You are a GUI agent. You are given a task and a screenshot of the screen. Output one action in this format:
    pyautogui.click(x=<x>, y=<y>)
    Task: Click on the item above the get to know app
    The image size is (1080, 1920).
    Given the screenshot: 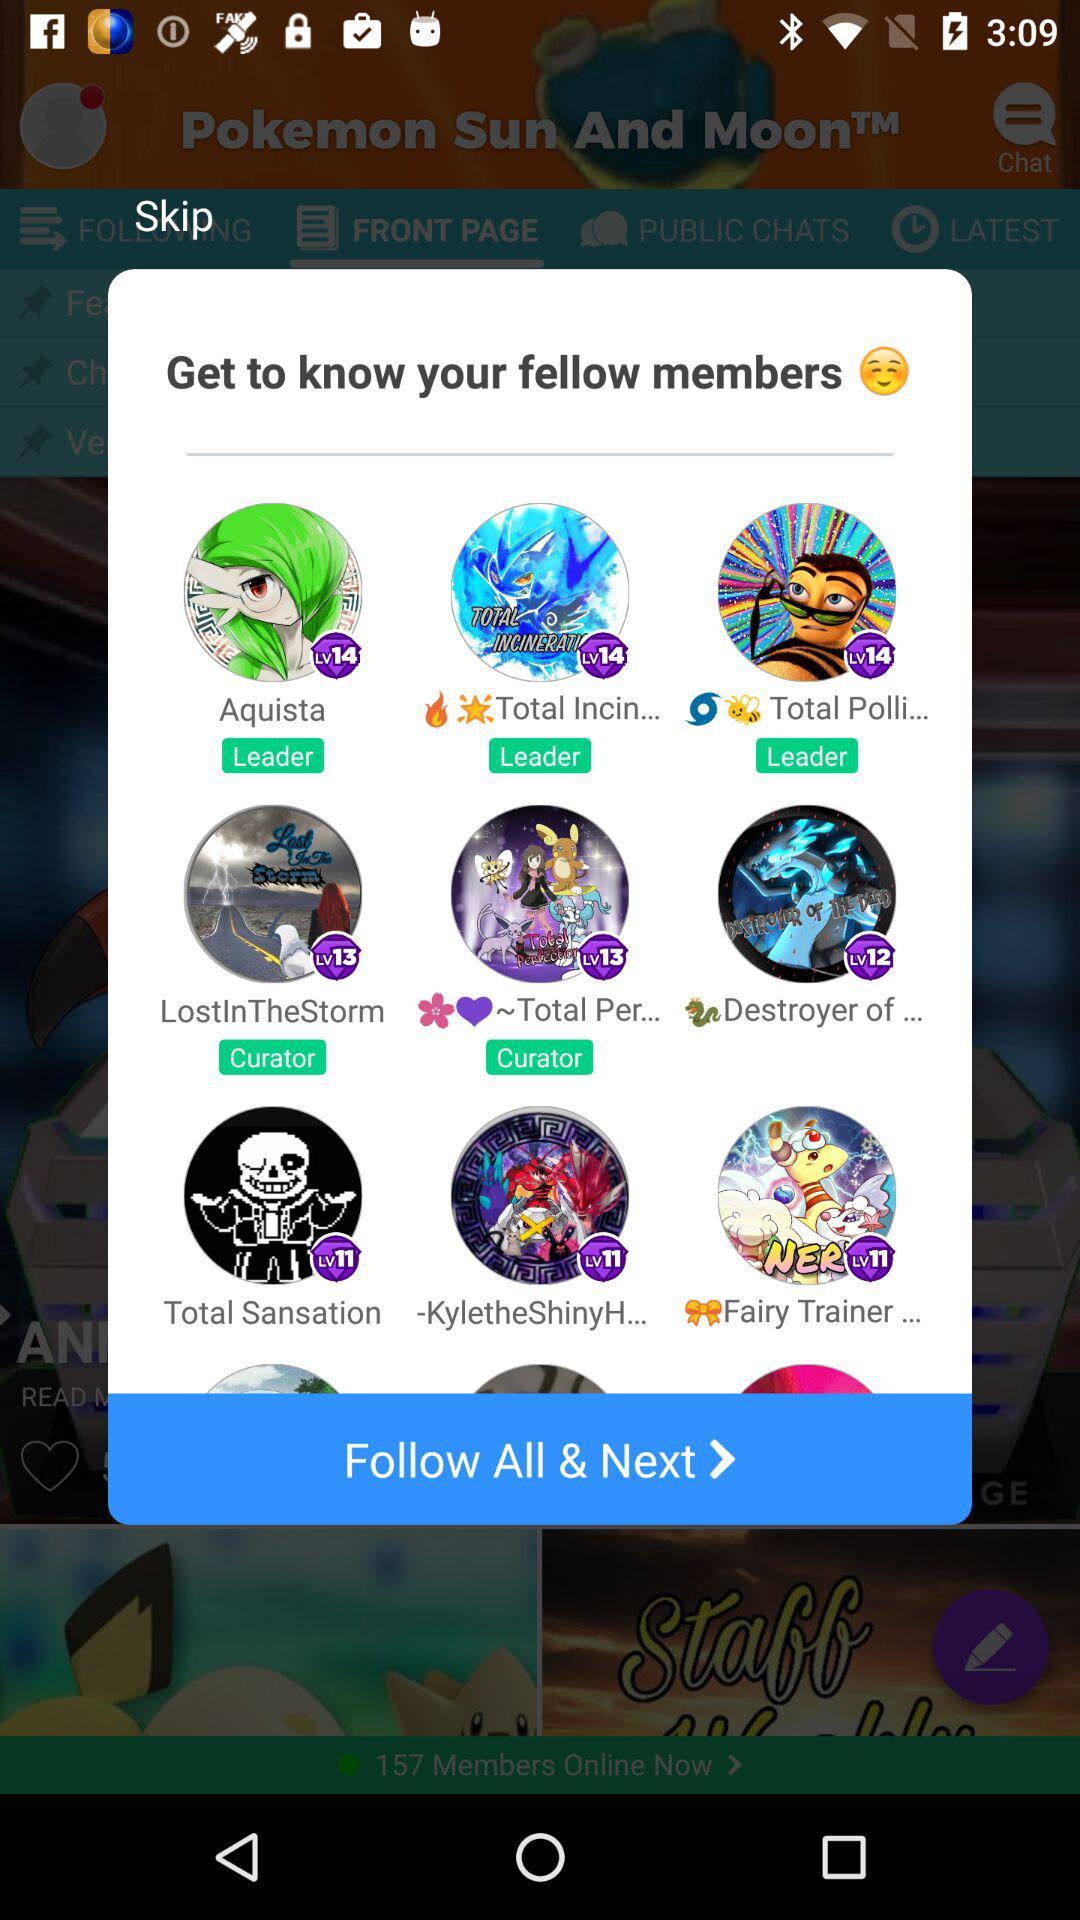 What is the action you would take?
    pyautogui.click(x=172, y=214)
    